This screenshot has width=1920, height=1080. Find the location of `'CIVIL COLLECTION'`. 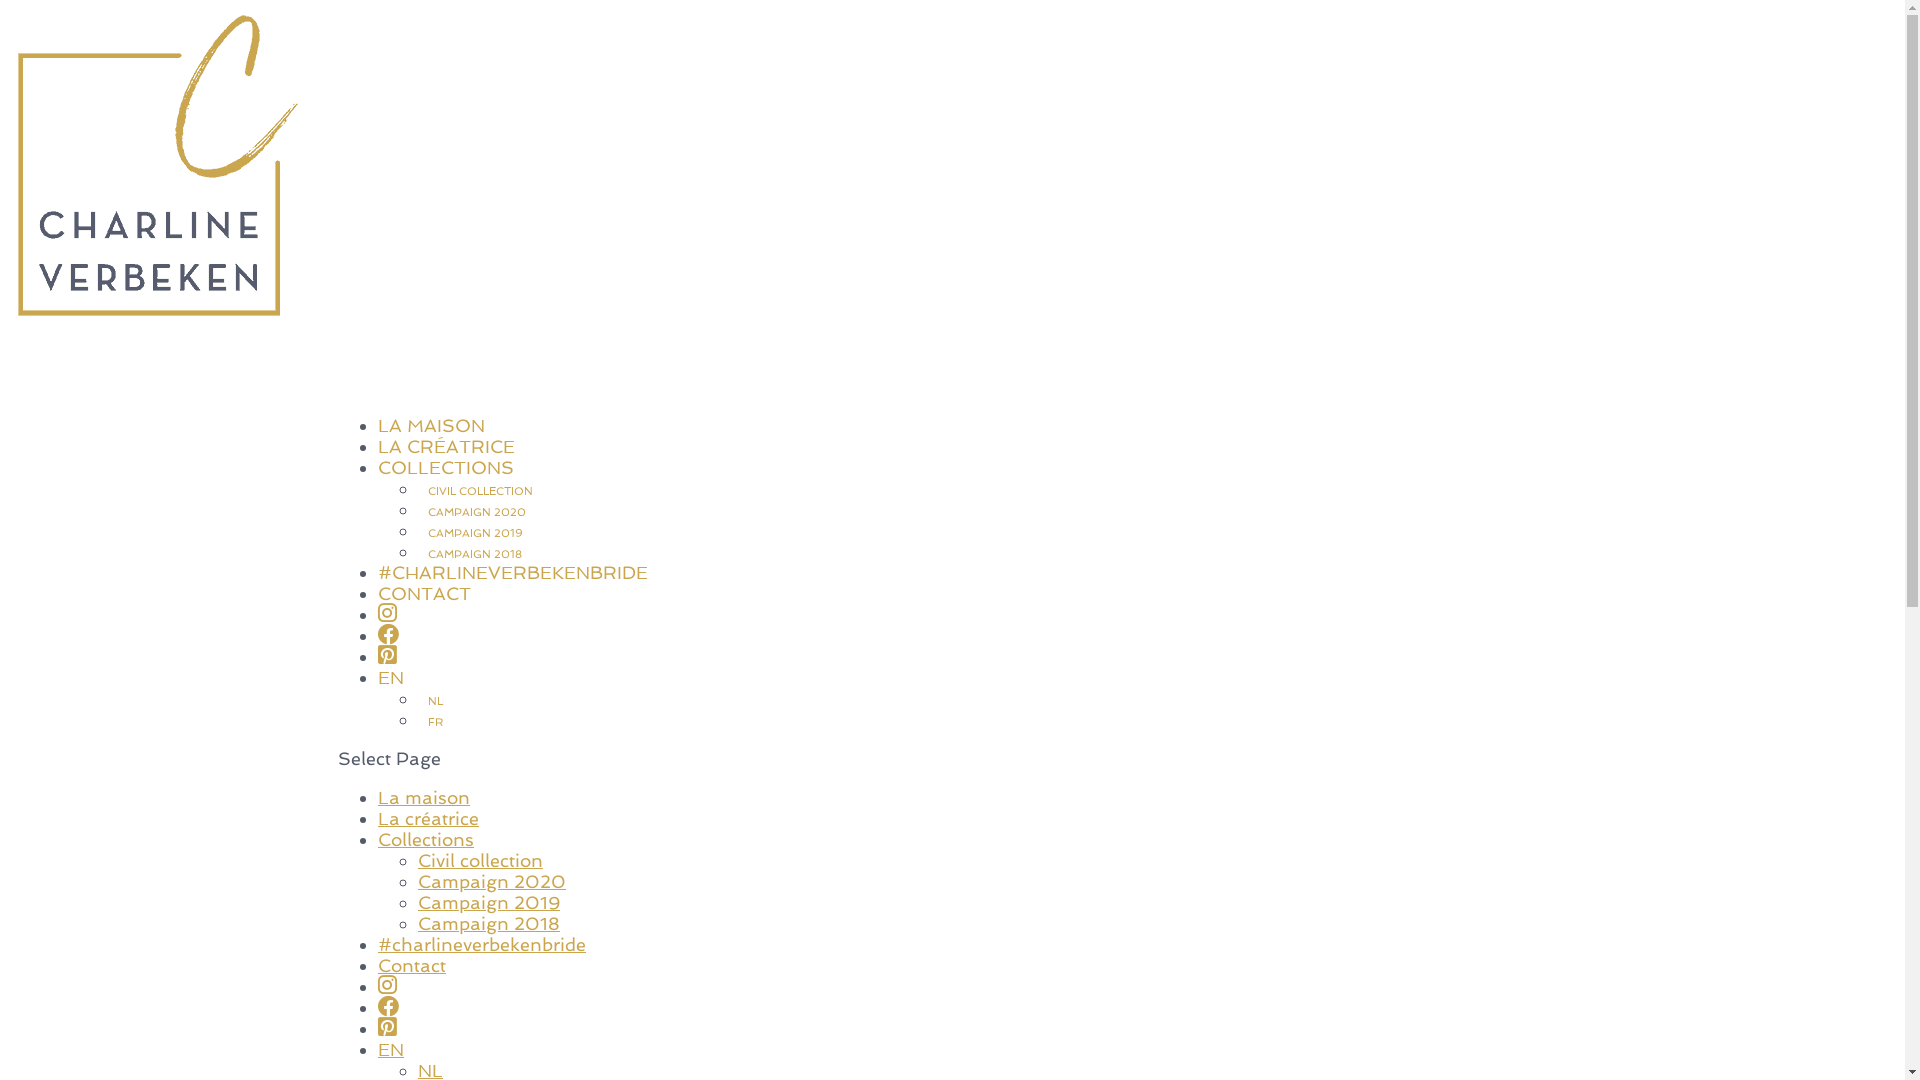

'CIVIL COLLECTION' is located at coordinates (480, 491).